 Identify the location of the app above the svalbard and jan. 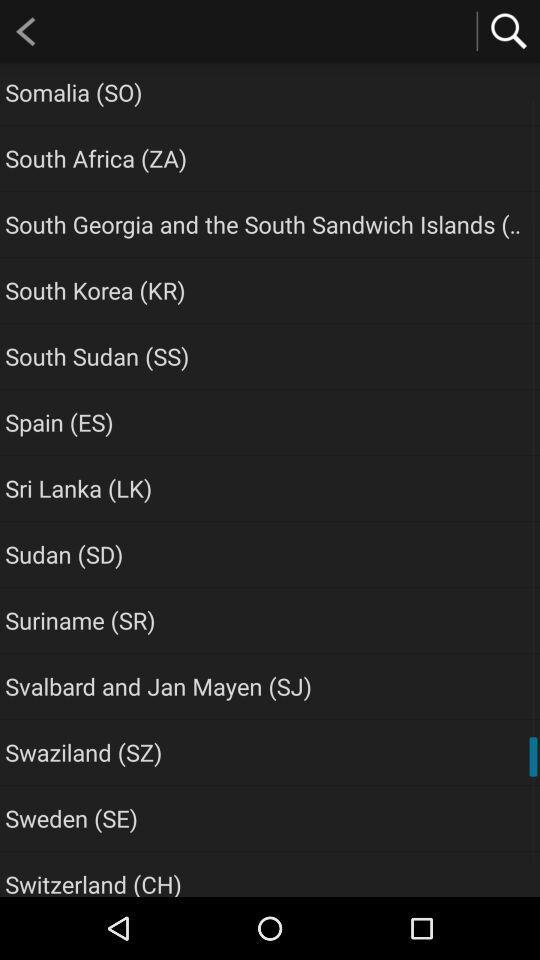
(79, 619).